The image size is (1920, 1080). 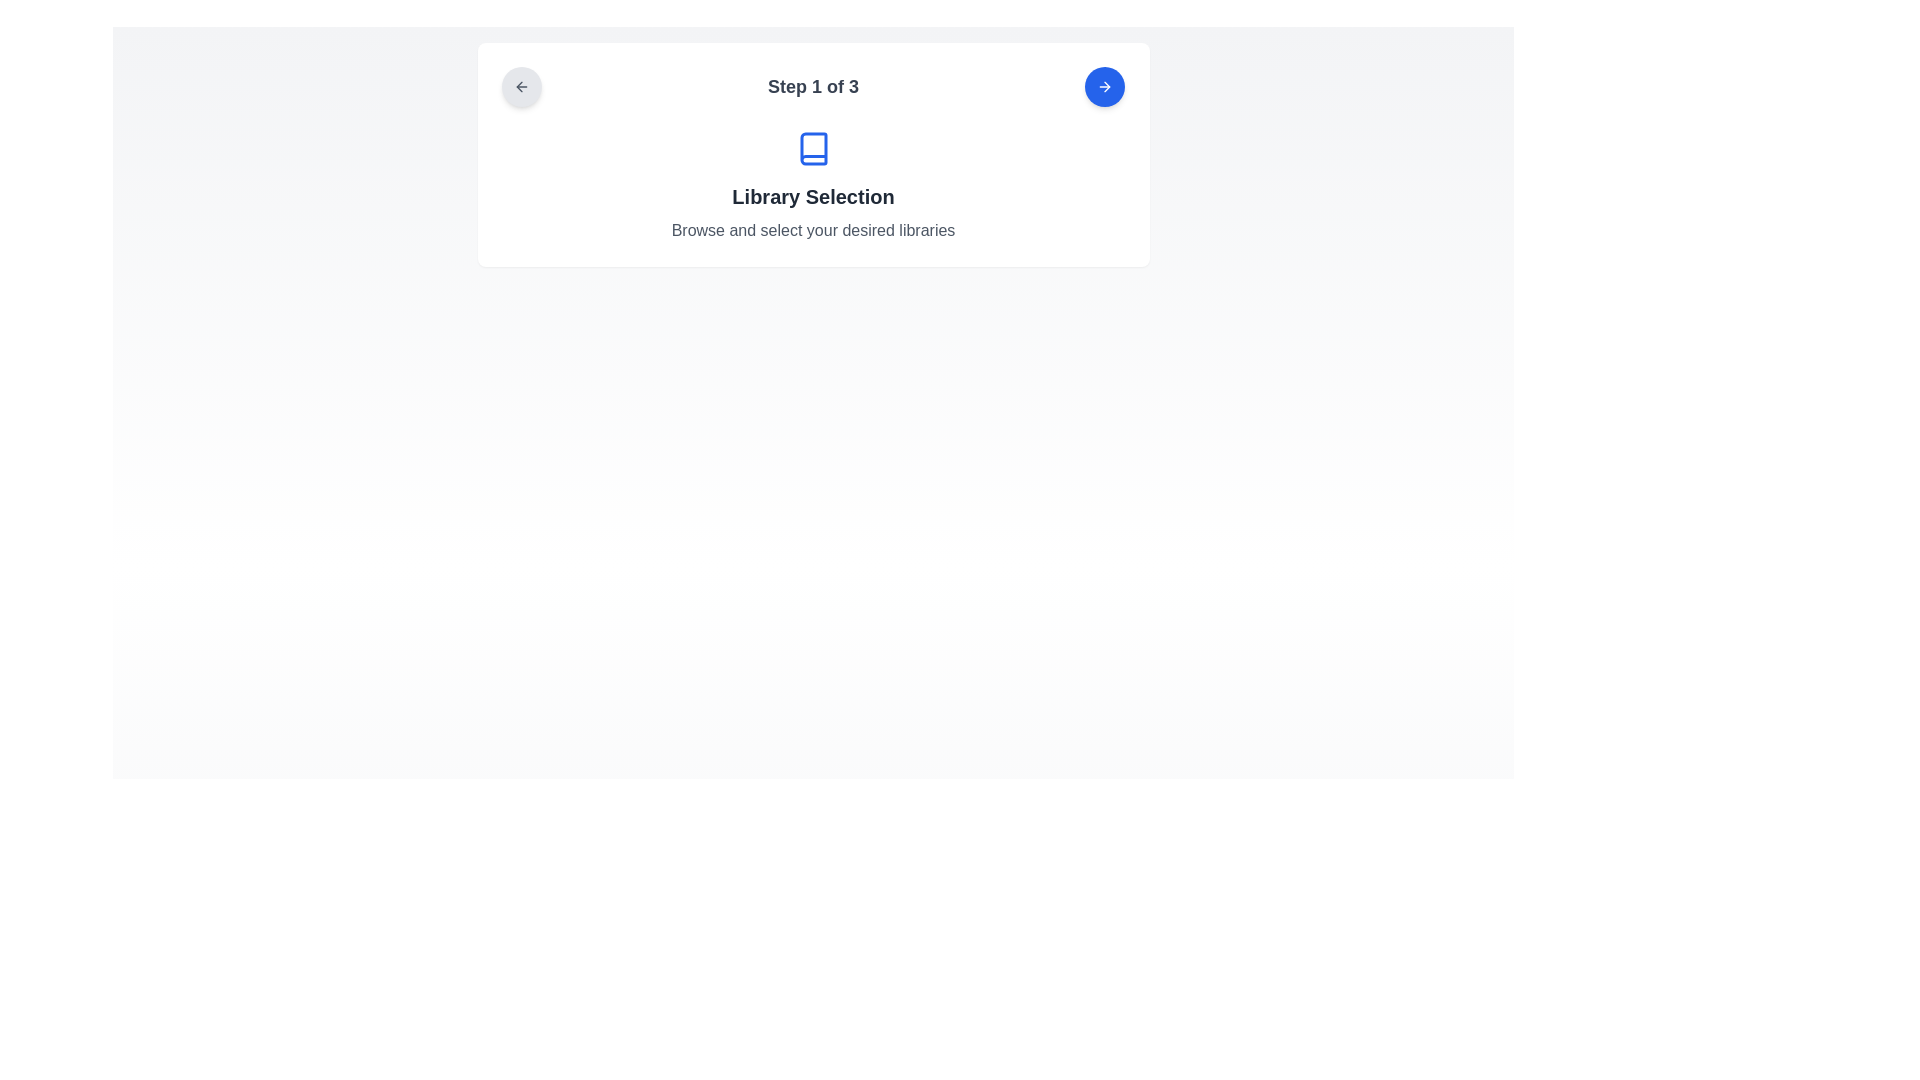 What do you see at coordinates (813, 86) in the screenshot?
I see `text label displaying 'Step 1 of 3' which indicates the current step in the navigation interface` at bounding box center [813, 86].